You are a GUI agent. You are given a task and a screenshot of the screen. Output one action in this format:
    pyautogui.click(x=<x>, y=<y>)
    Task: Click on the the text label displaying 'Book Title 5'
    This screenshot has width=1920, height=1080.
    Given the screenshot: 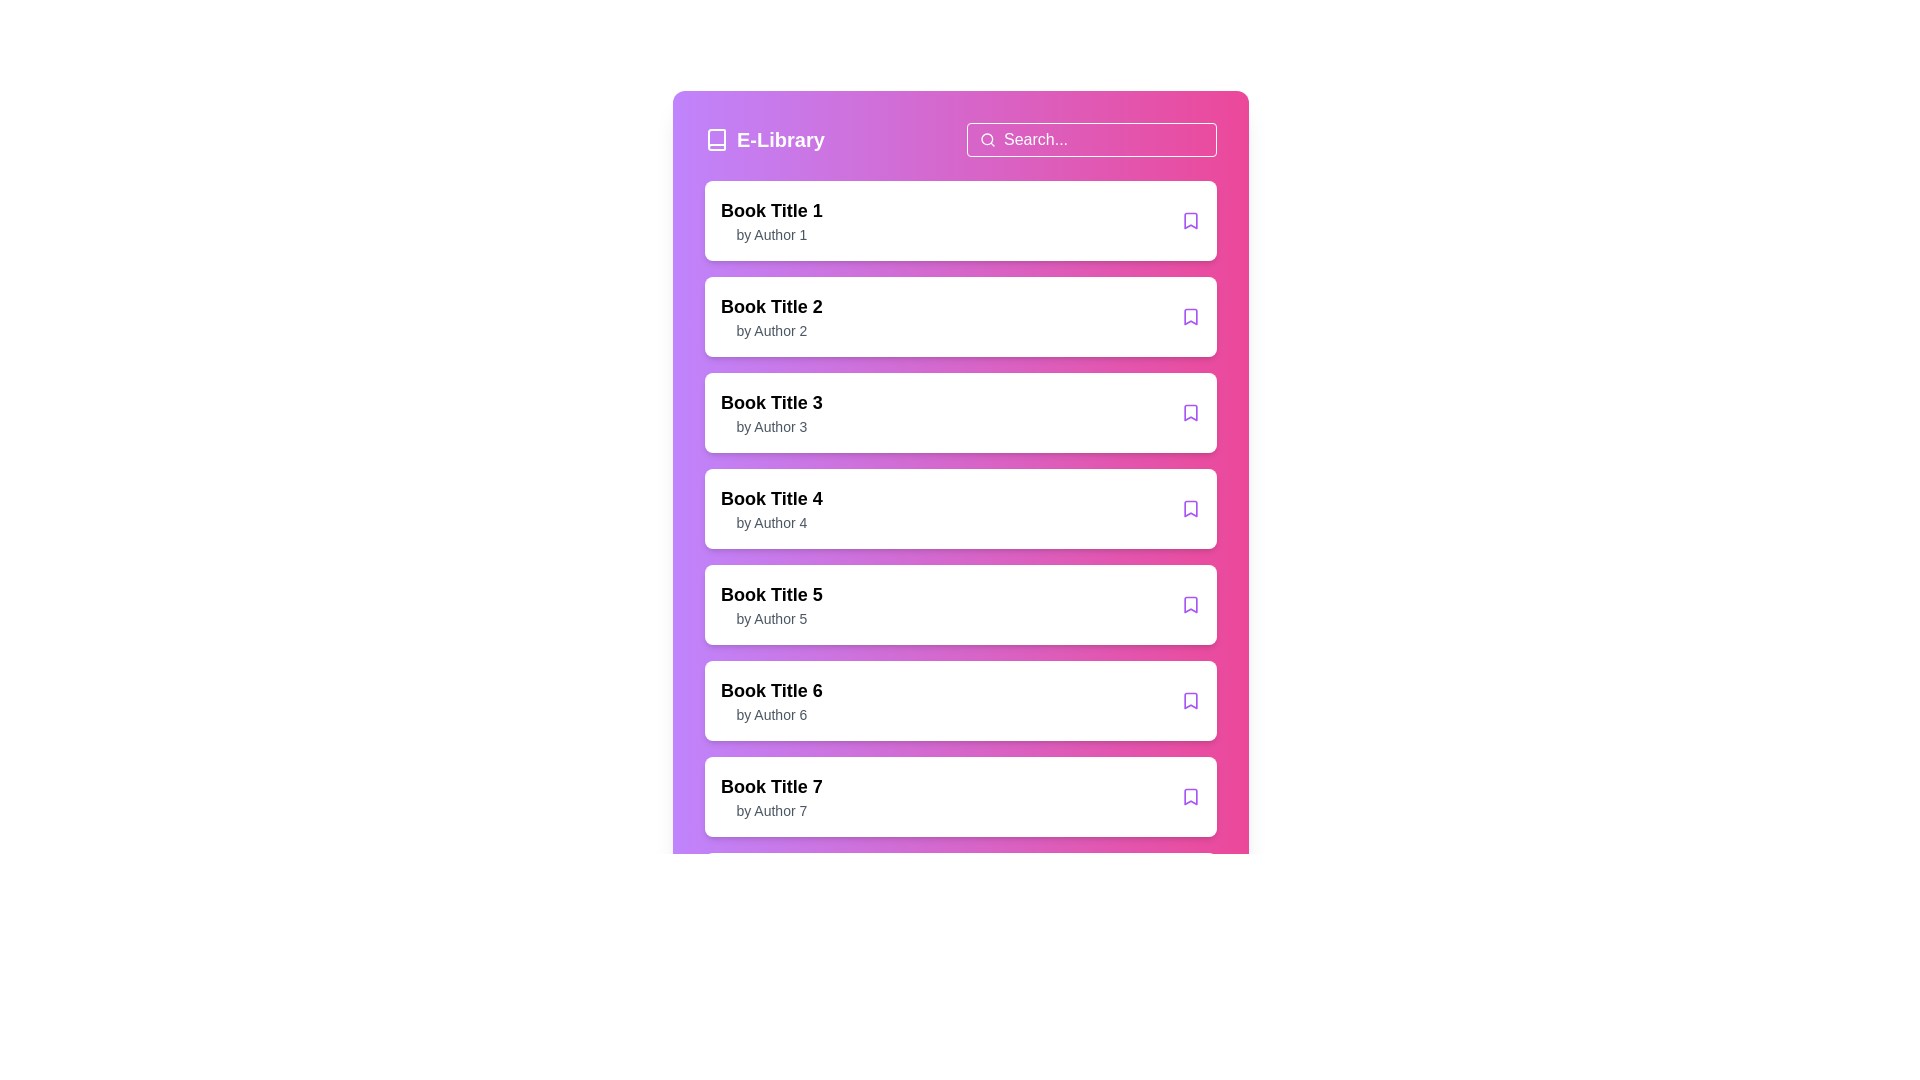 What is the action you would take?
    pyautogui.click(x=770, y=593)
    